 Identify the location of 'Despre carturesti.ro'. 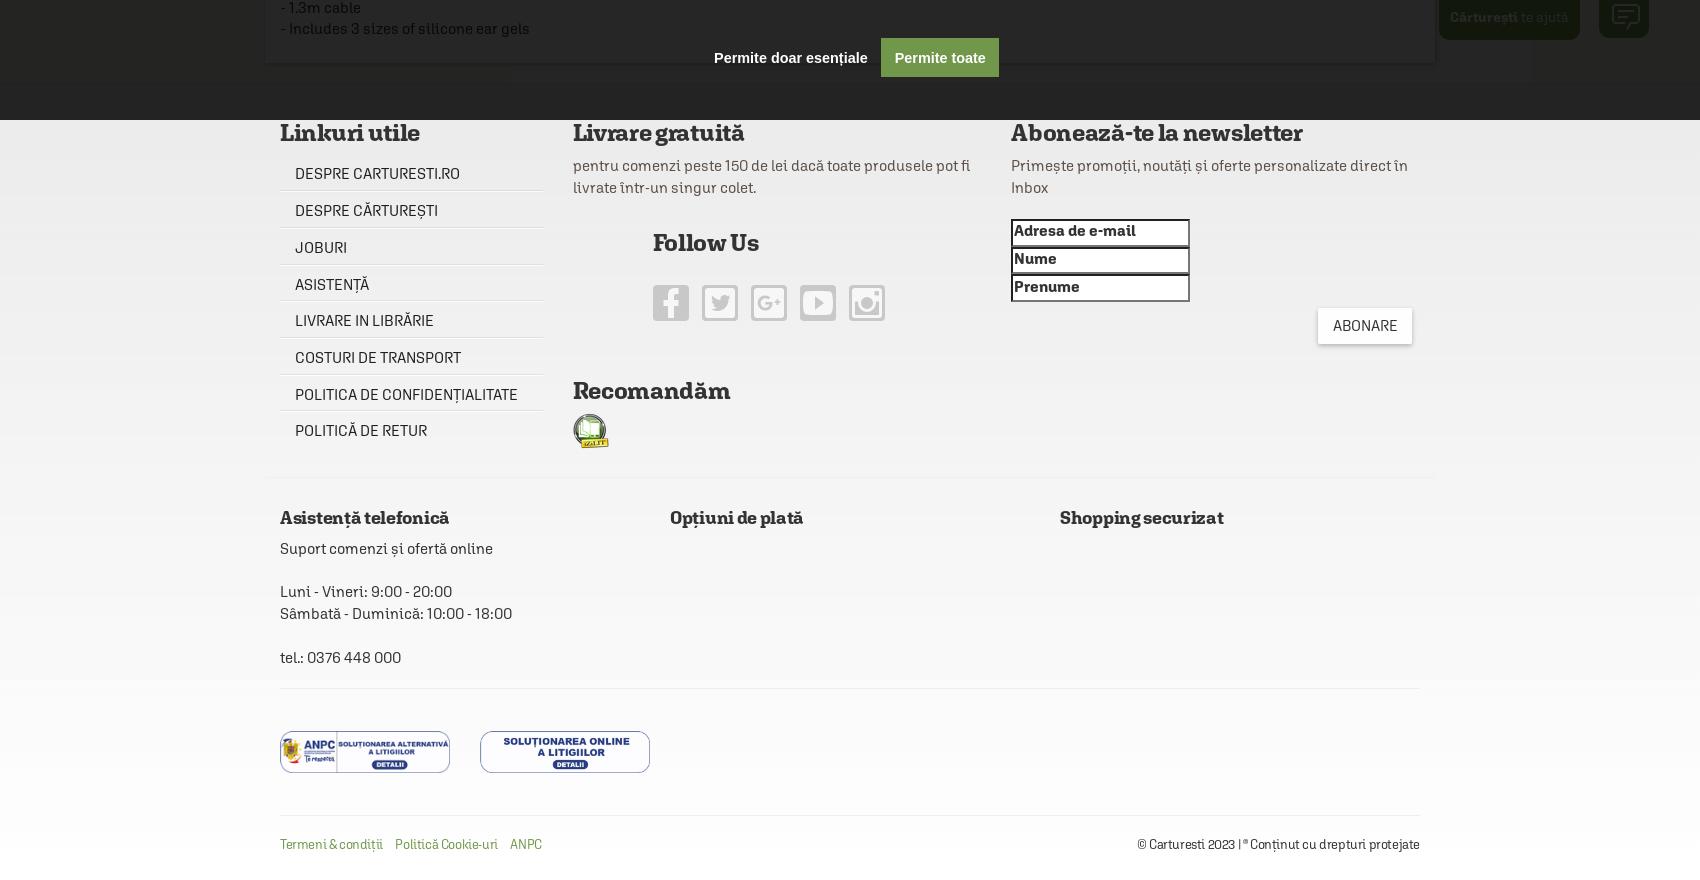
(376, 172).